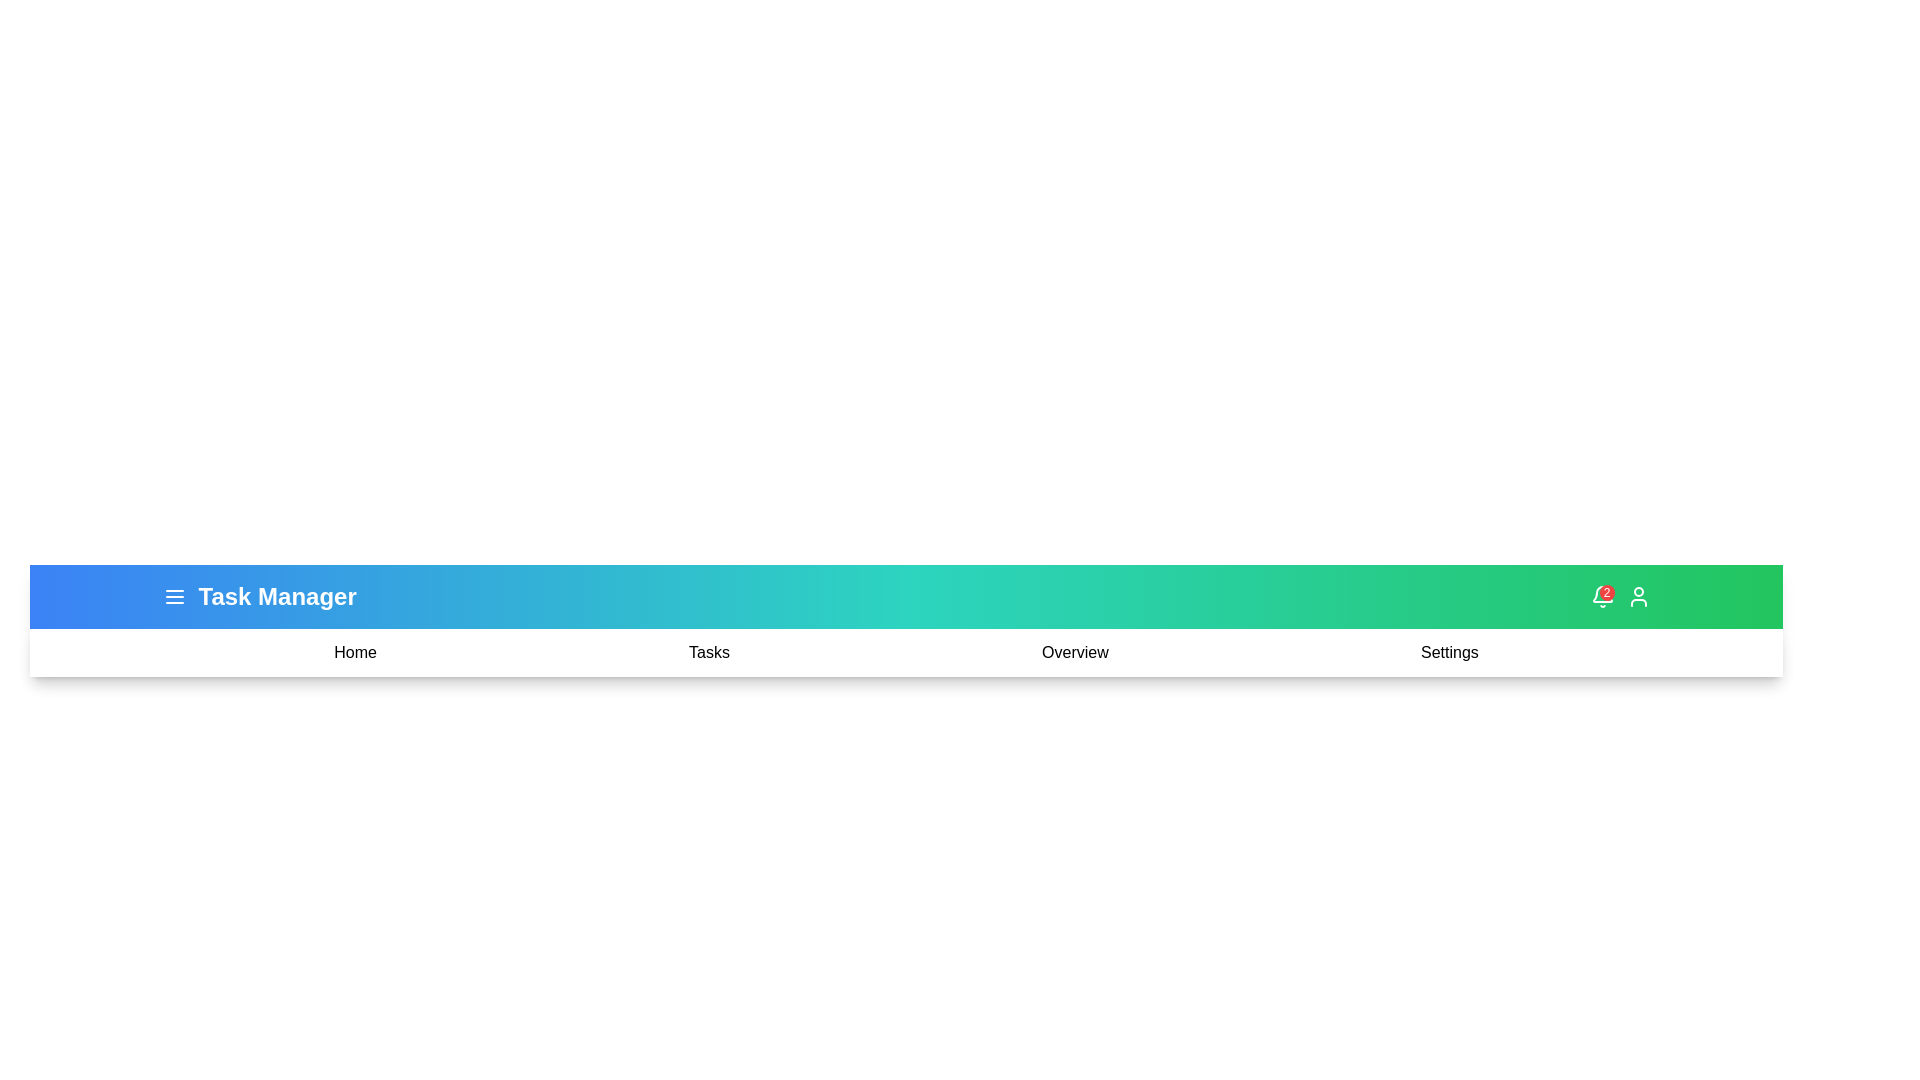  Describe the element at coordinates (709, 652) in the screenshot. I see `the menu item Tasks to navigate to the corresponding section` at that location.